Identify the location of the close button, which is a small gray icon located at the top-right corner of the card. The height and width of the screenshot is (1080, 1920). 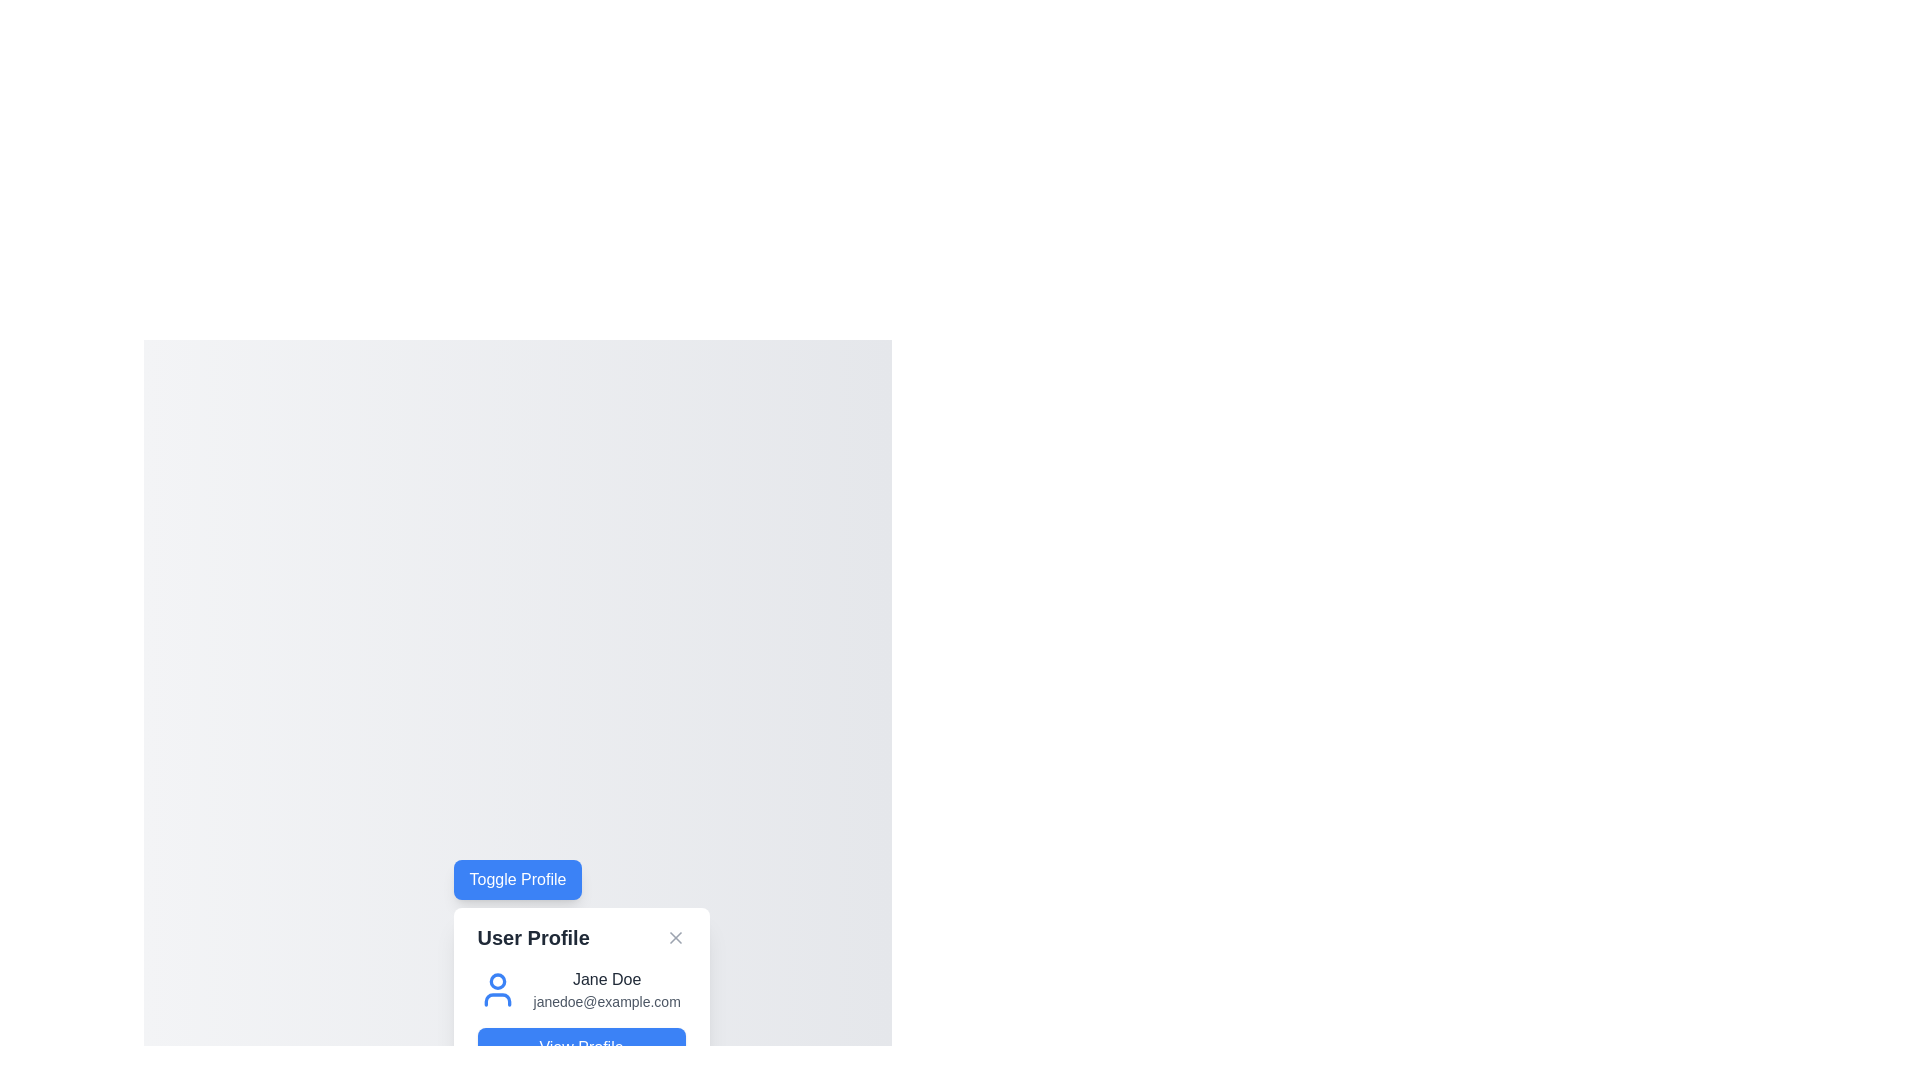
(675, 937).